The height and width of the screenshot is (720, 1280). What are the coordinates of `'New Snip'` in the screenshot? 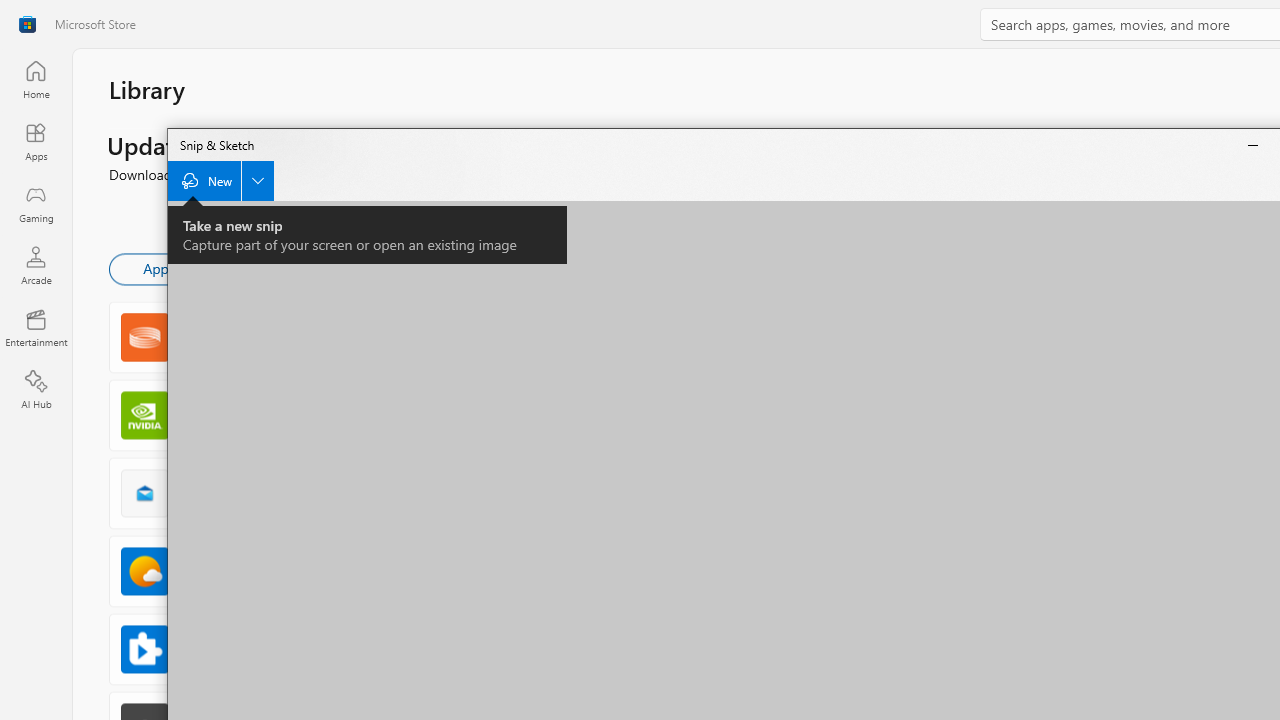 It's located at (220, 181).